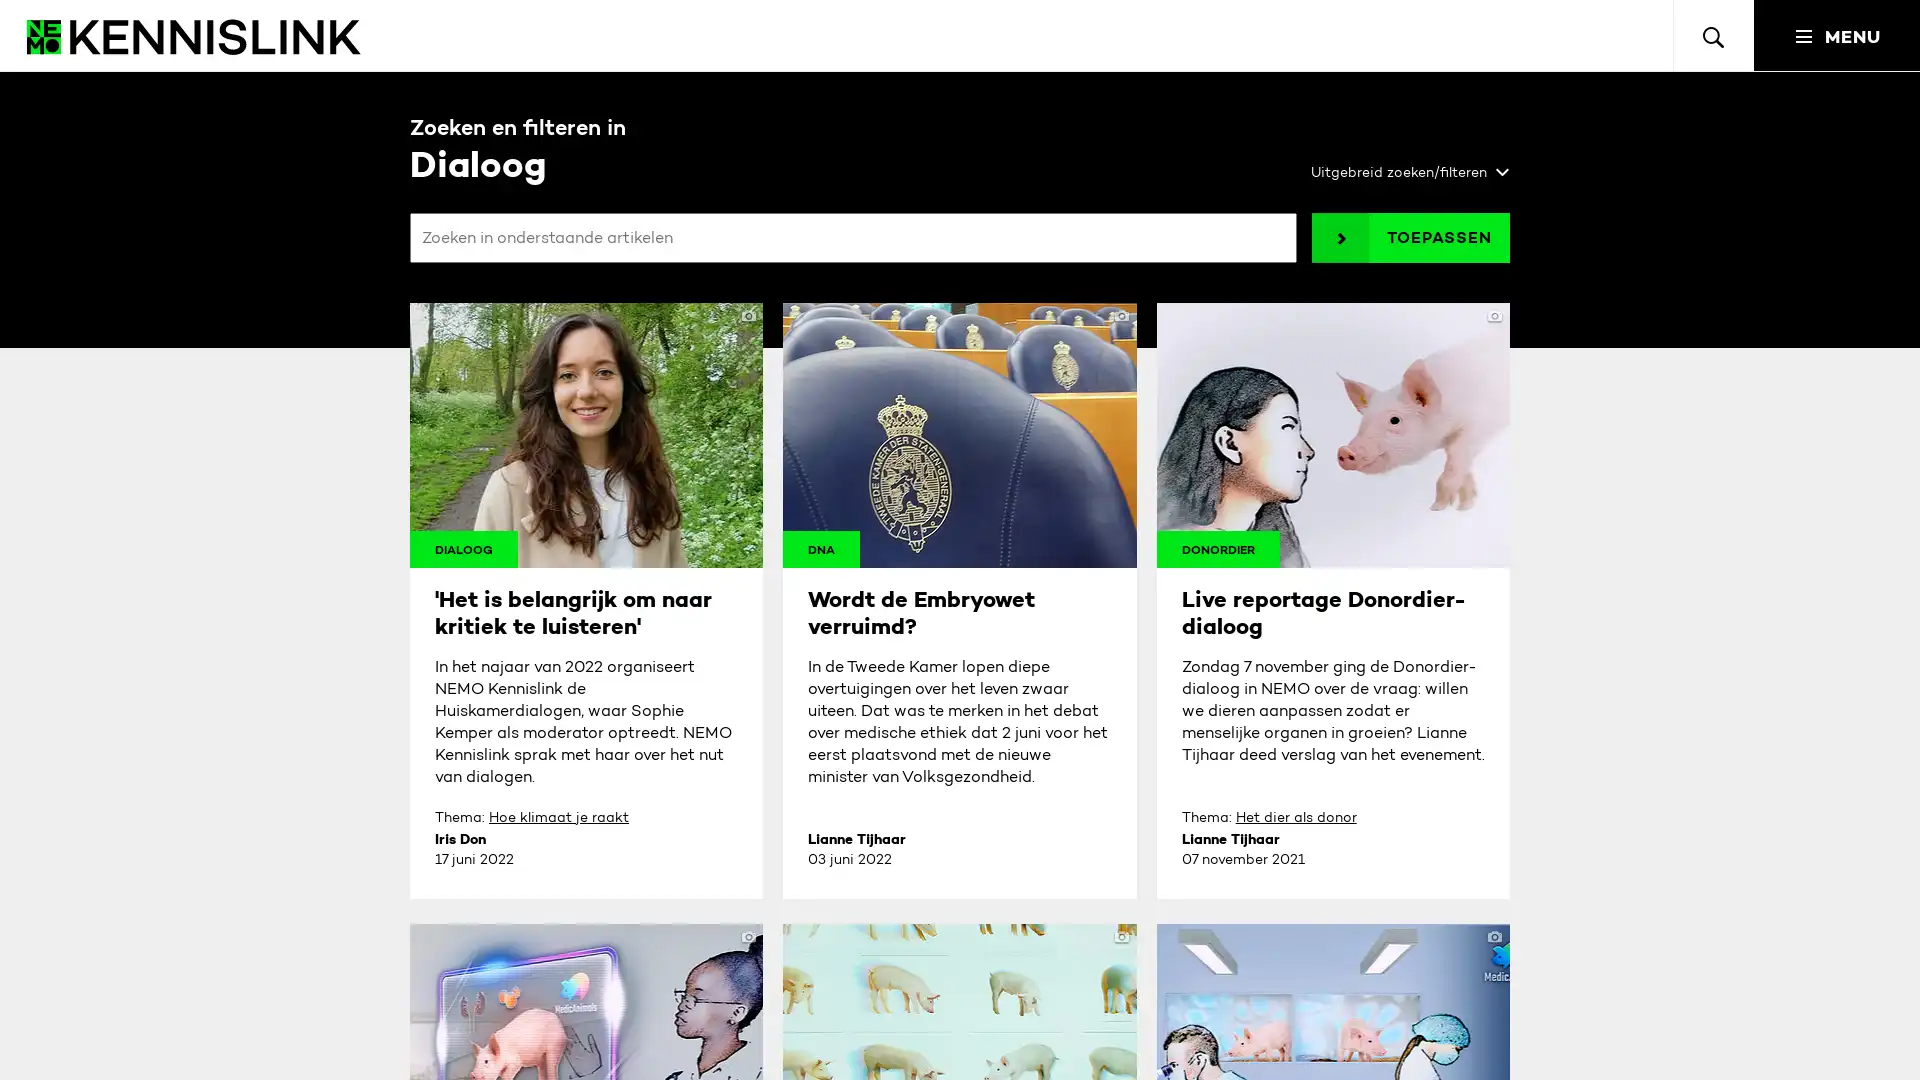  Describe the element at coordinates (1402, 172) in the screenshot. I see `Uitgebreid zoeken/filteren` at that location.